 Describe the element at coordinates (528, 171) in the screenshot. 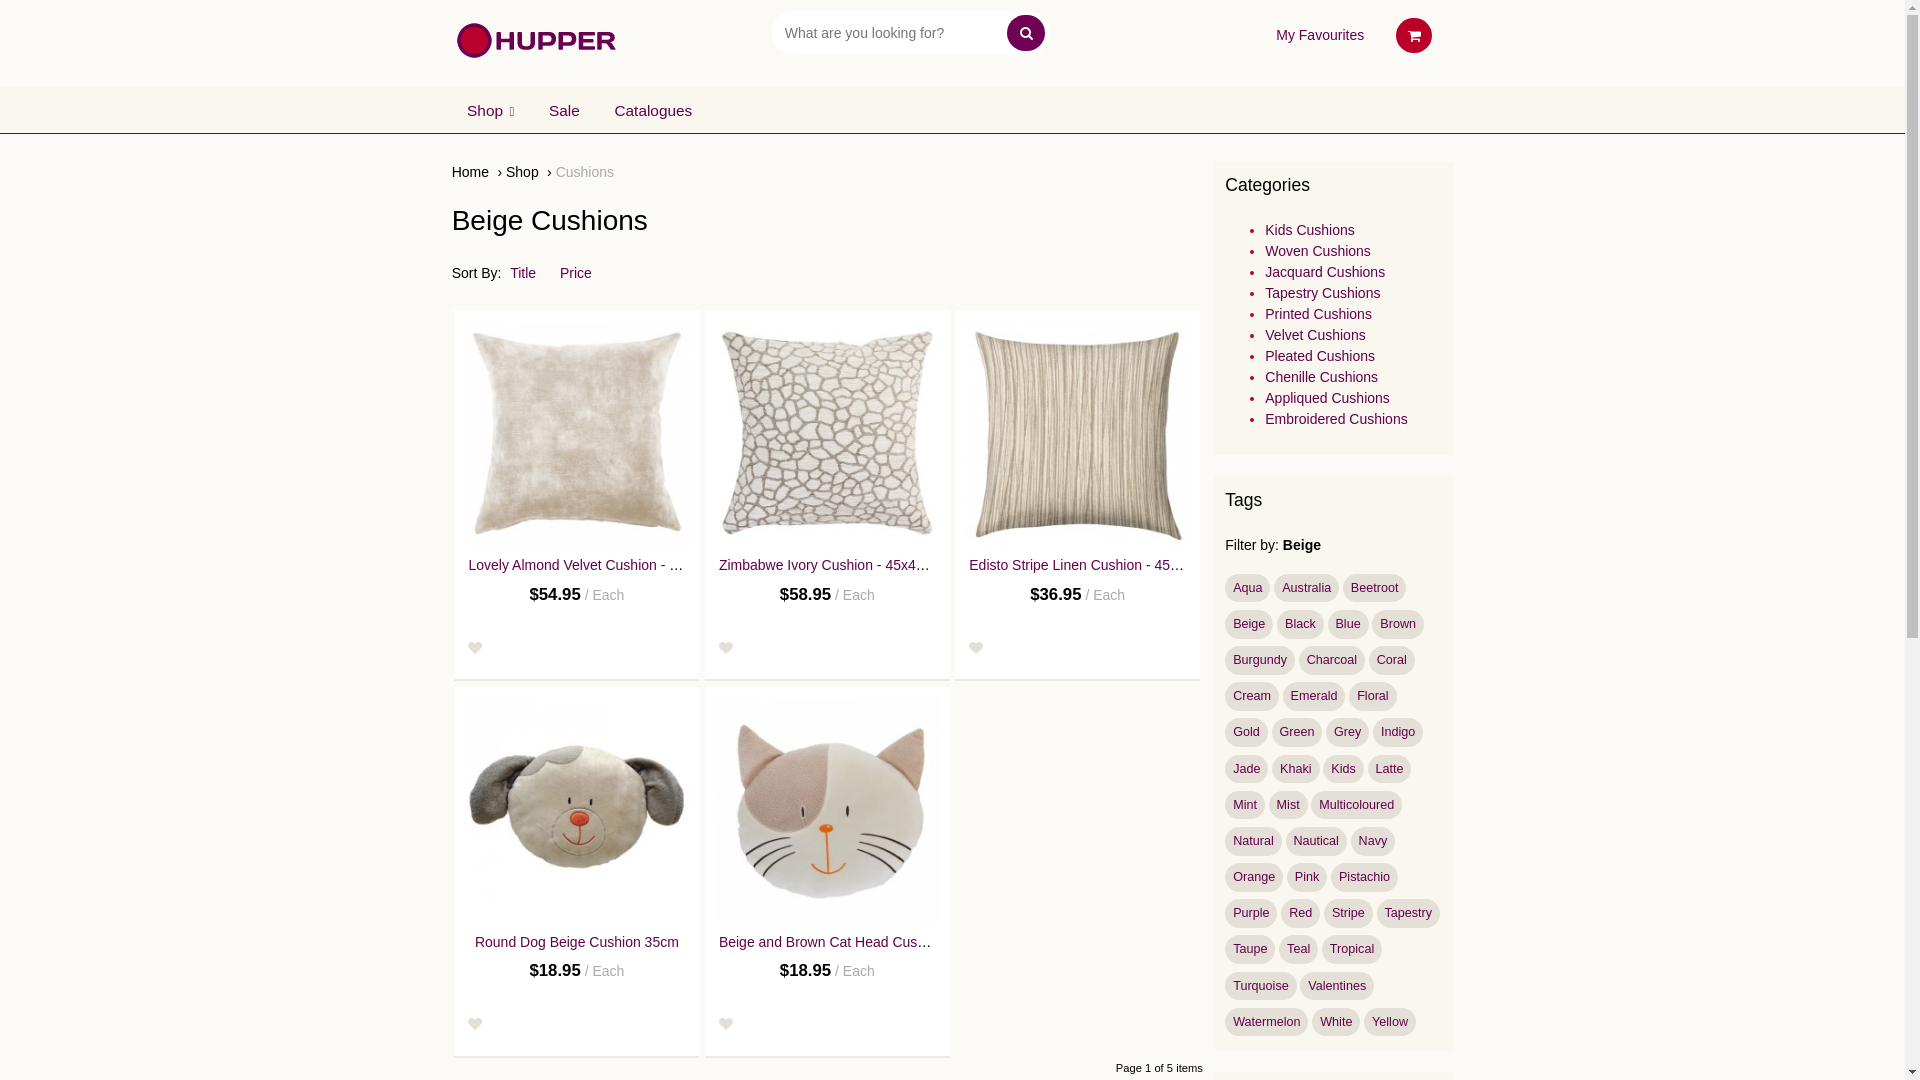

I see `'Shop'` at that location.